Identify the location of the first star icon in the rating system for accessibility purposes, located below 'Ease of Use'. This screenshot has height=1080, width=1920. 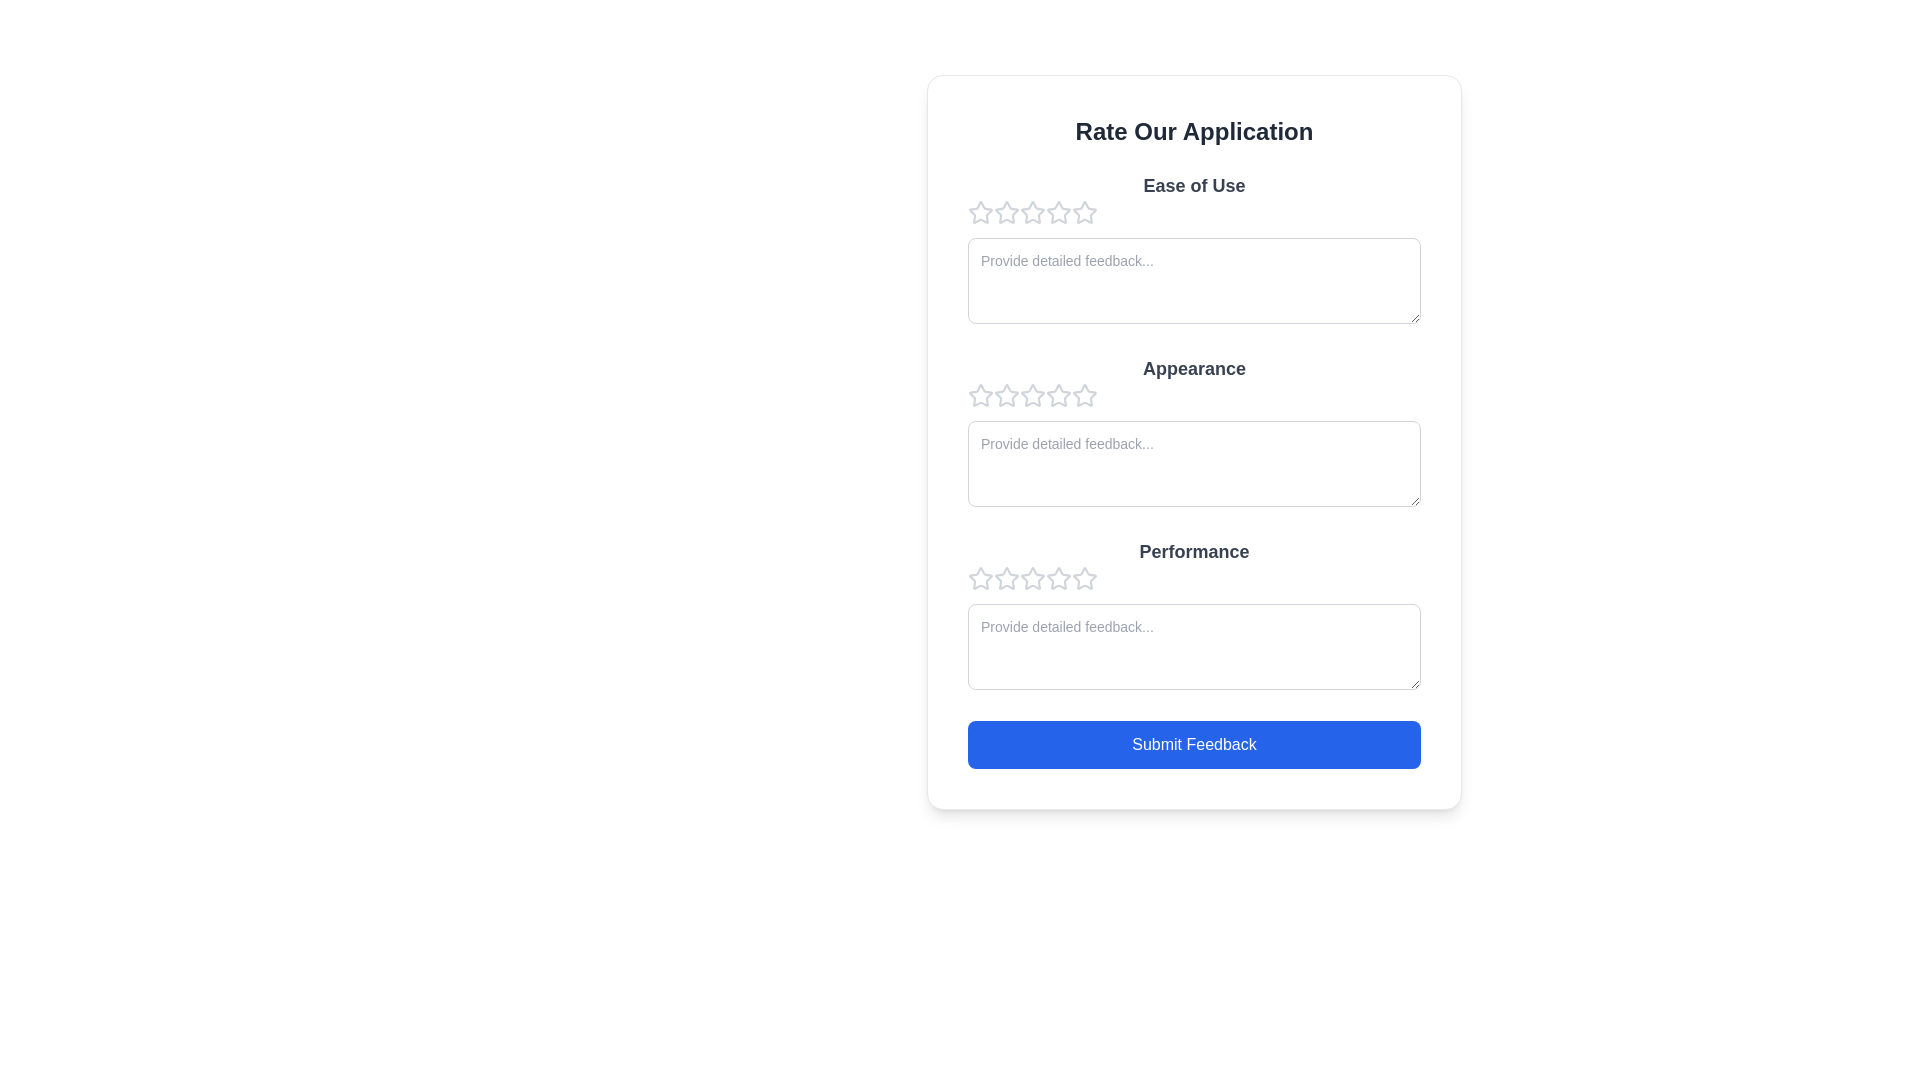
(1007, 212).